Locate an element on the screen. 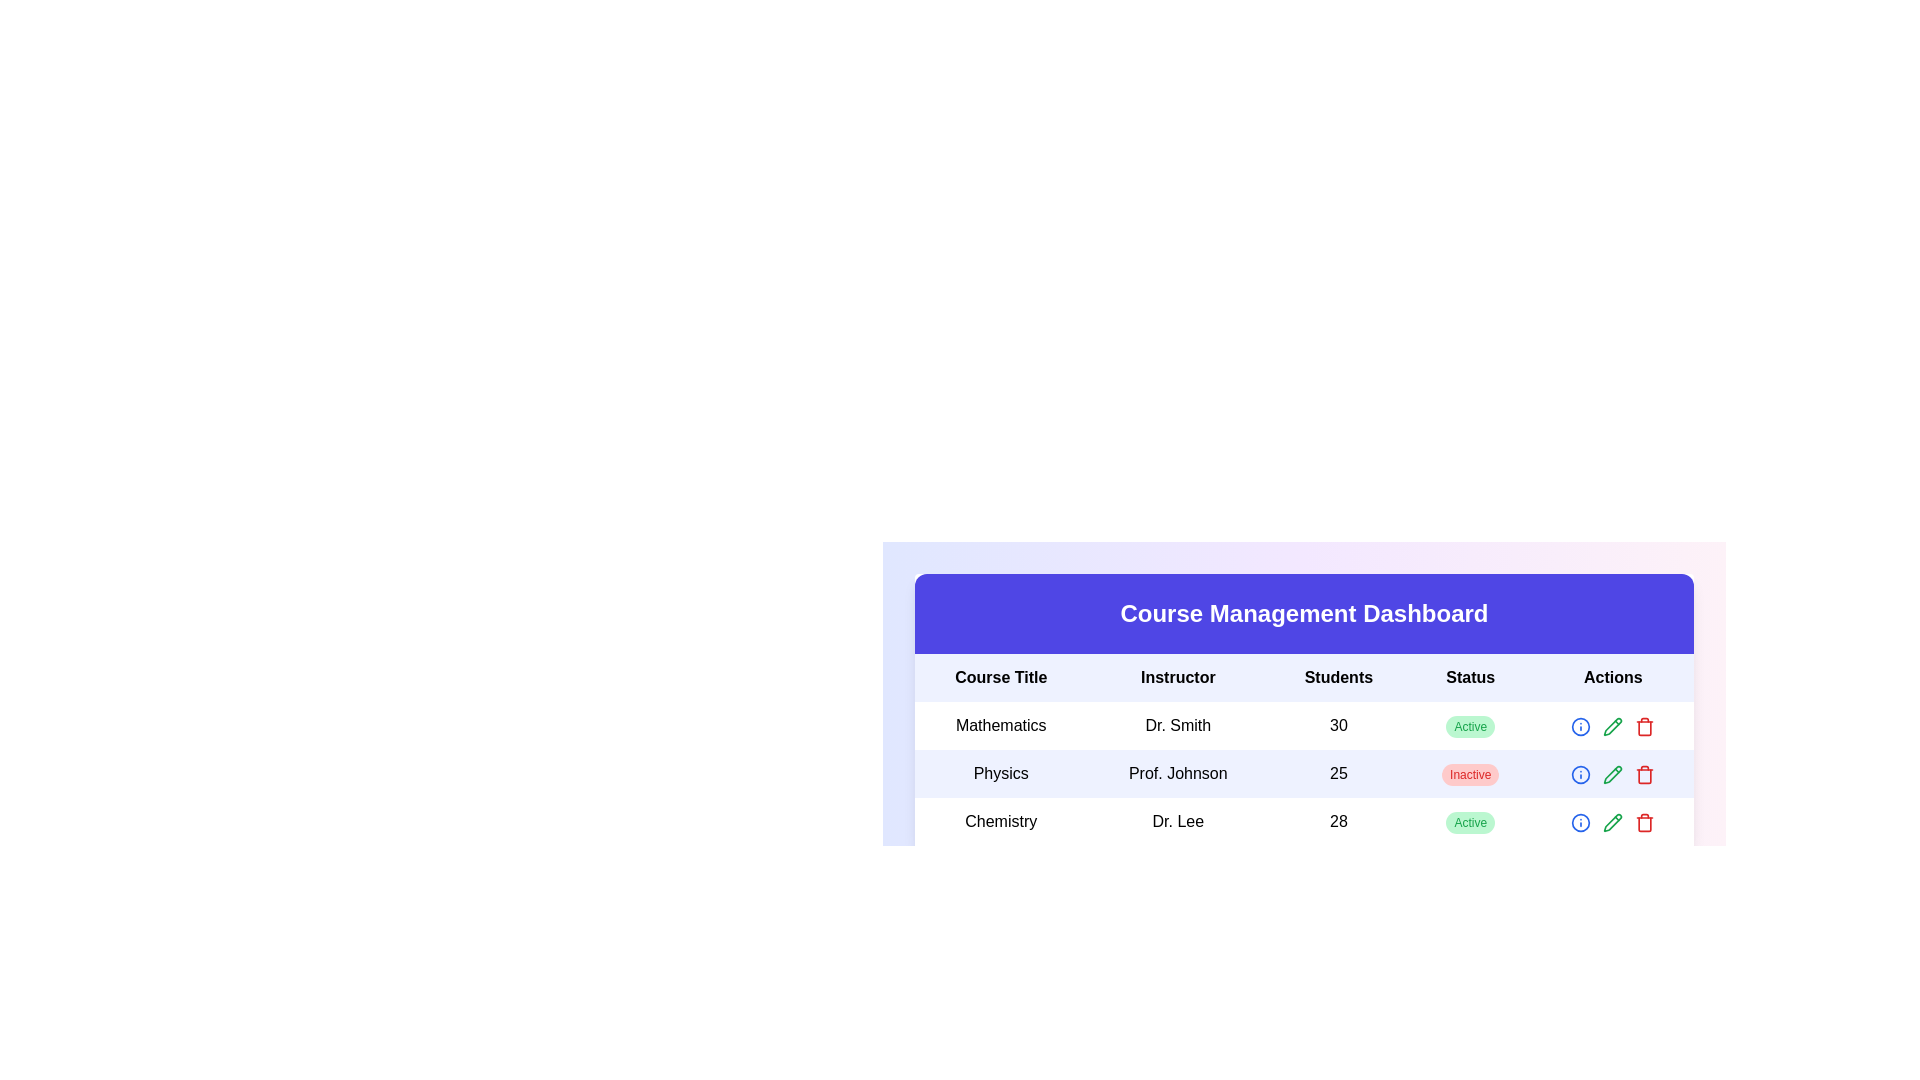  the 'Number of Students' column header in the table, which is the third entry from the left, providing context to the data below is located at coordinates (1338, 677).